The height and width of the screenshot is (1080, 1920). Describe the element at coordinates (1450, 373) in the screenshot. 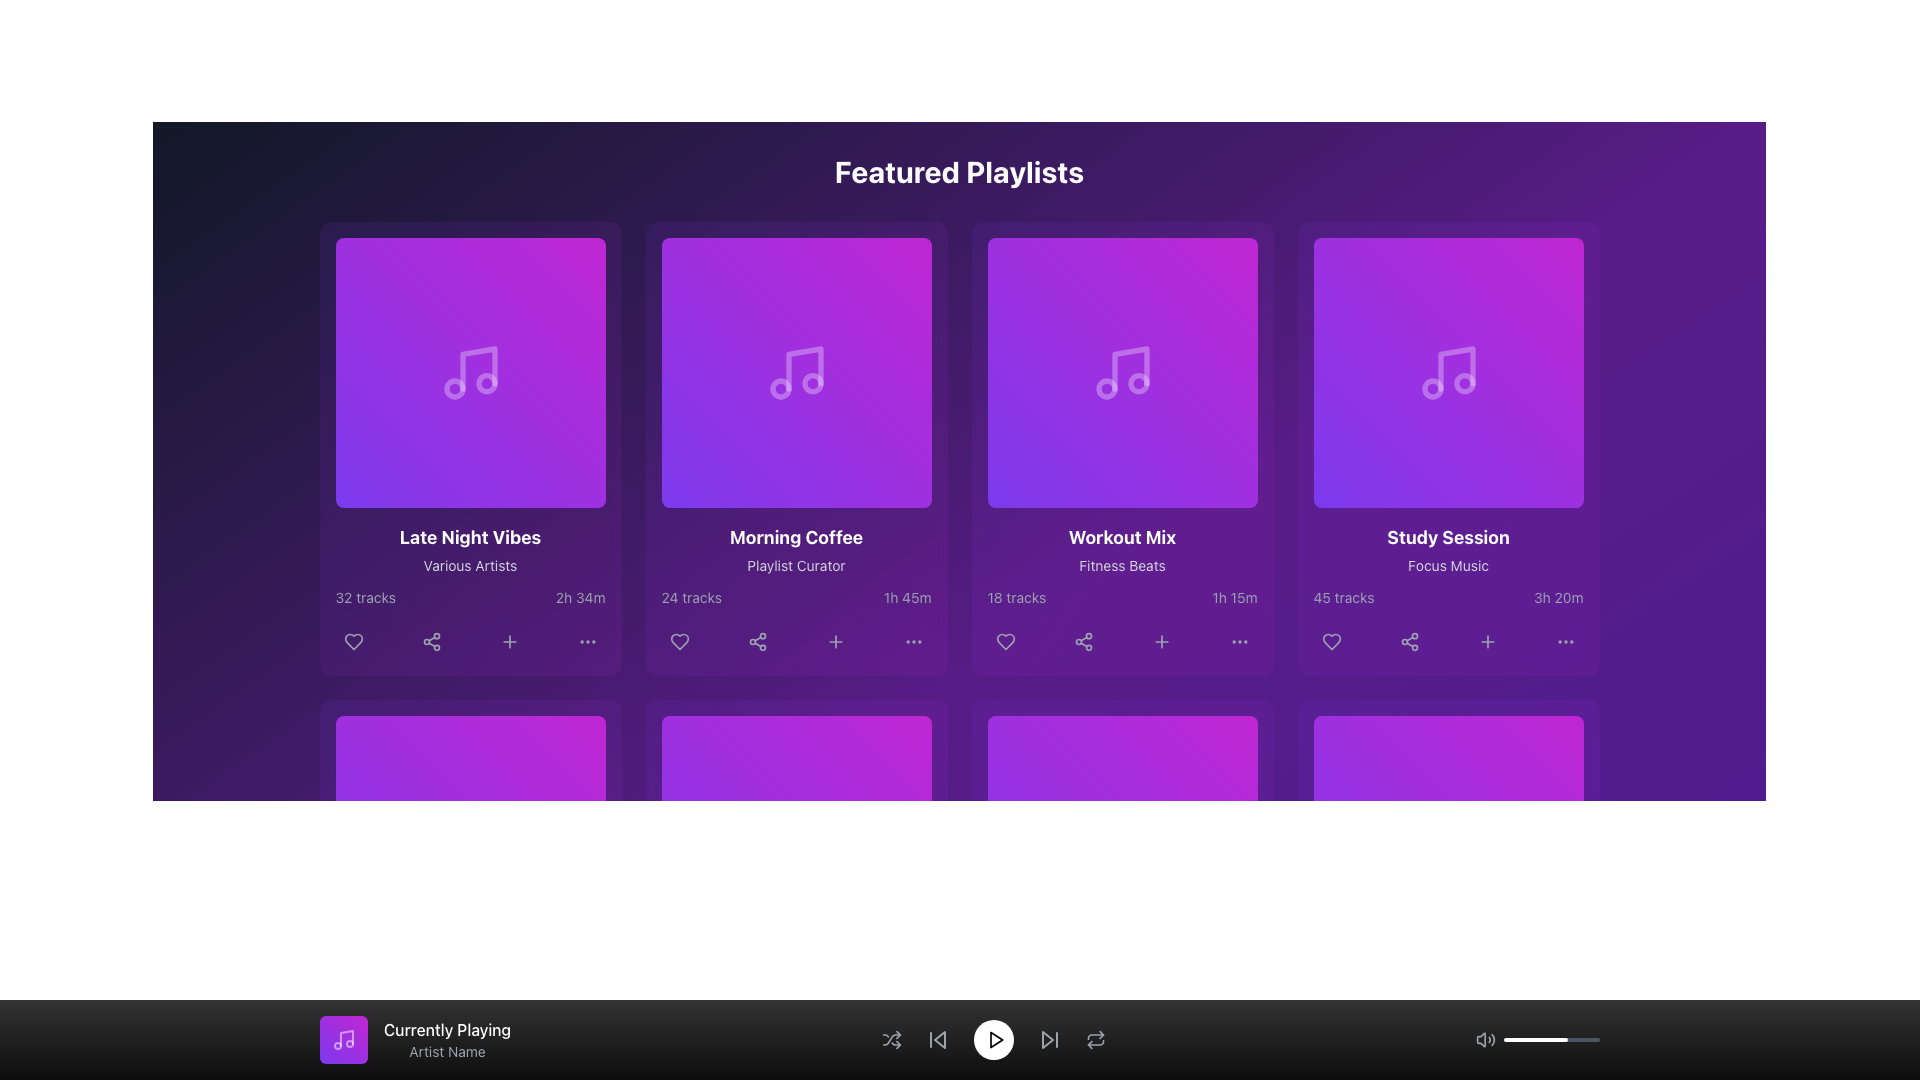

I see `the play icon, which is a triangular play button with a white stroke set within a circular background, centrally positioned in the top area of the 'Study Session' playlist card in the 'Featured Playlists' grid` at that location.